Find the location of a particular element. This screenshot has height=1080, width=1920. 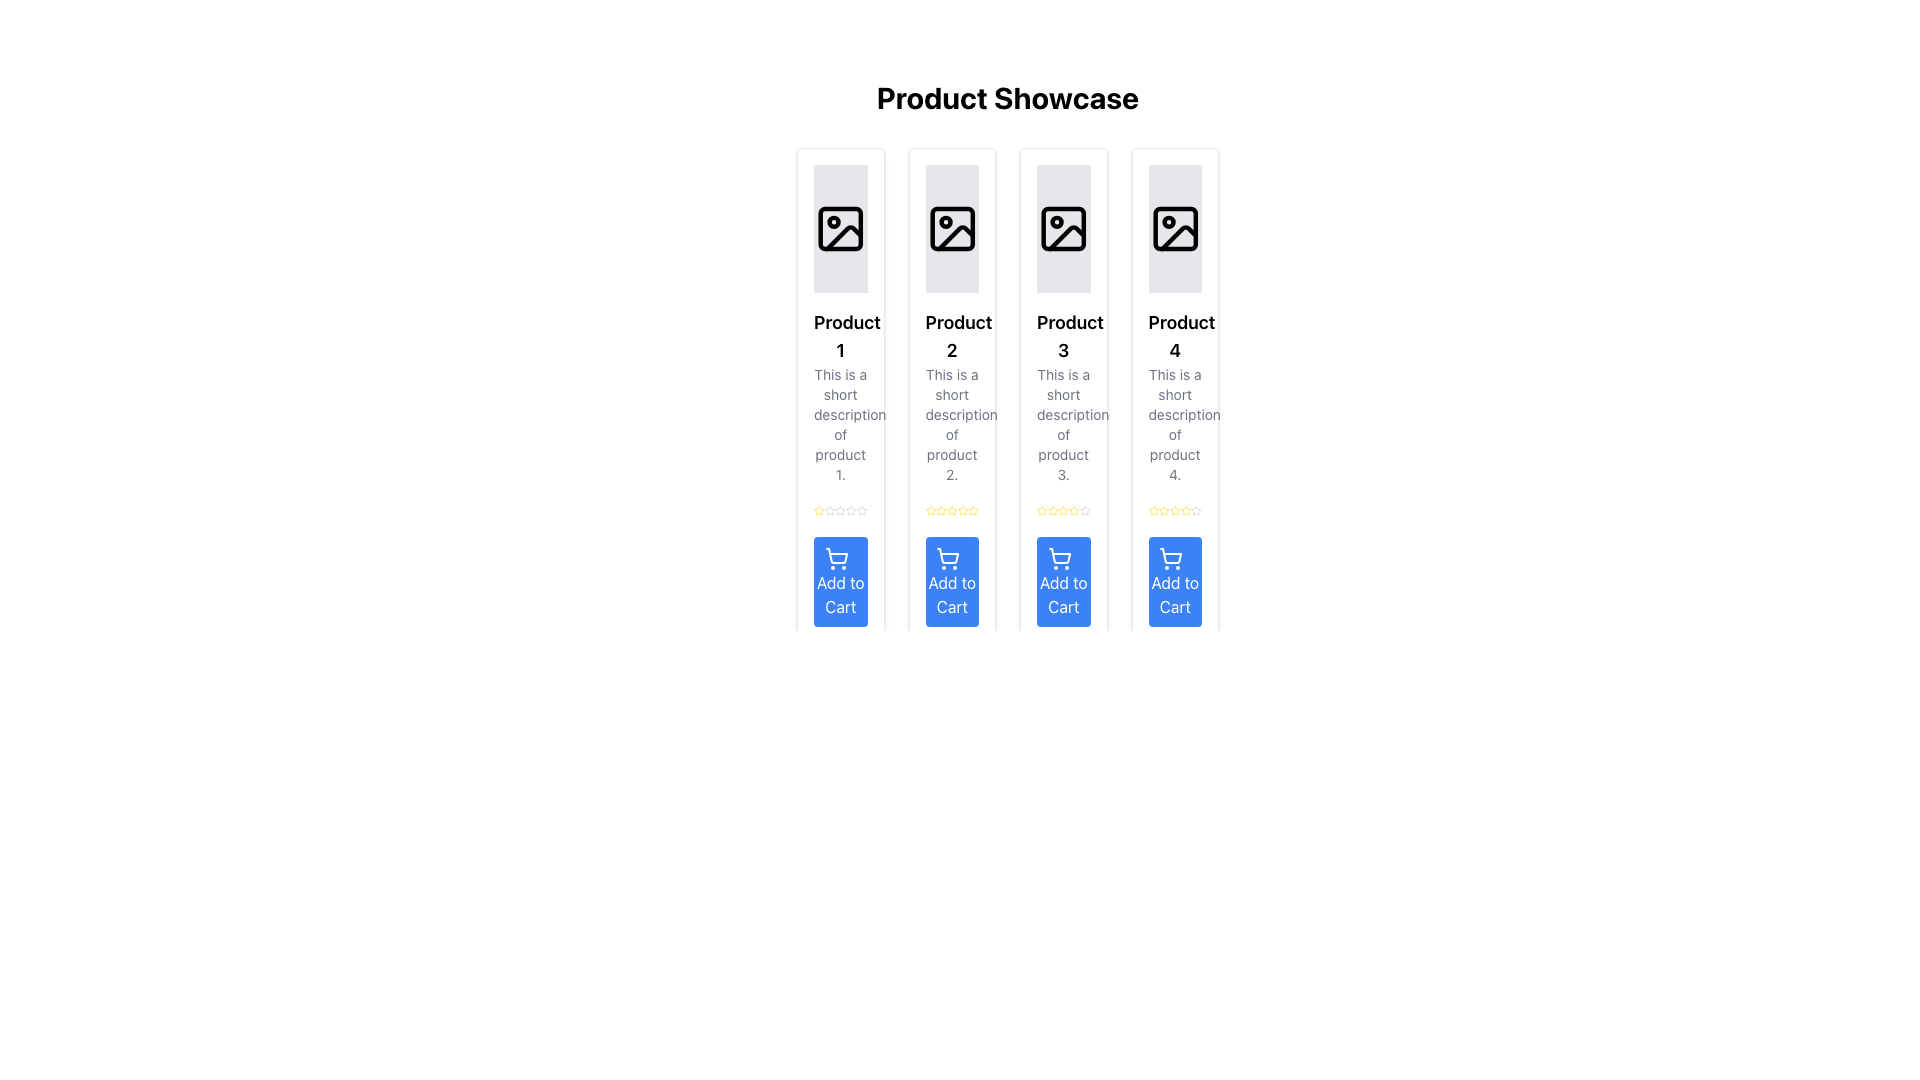

the fourth star icon in the rating section for Product 3 is located at coordinates (1073, 509).